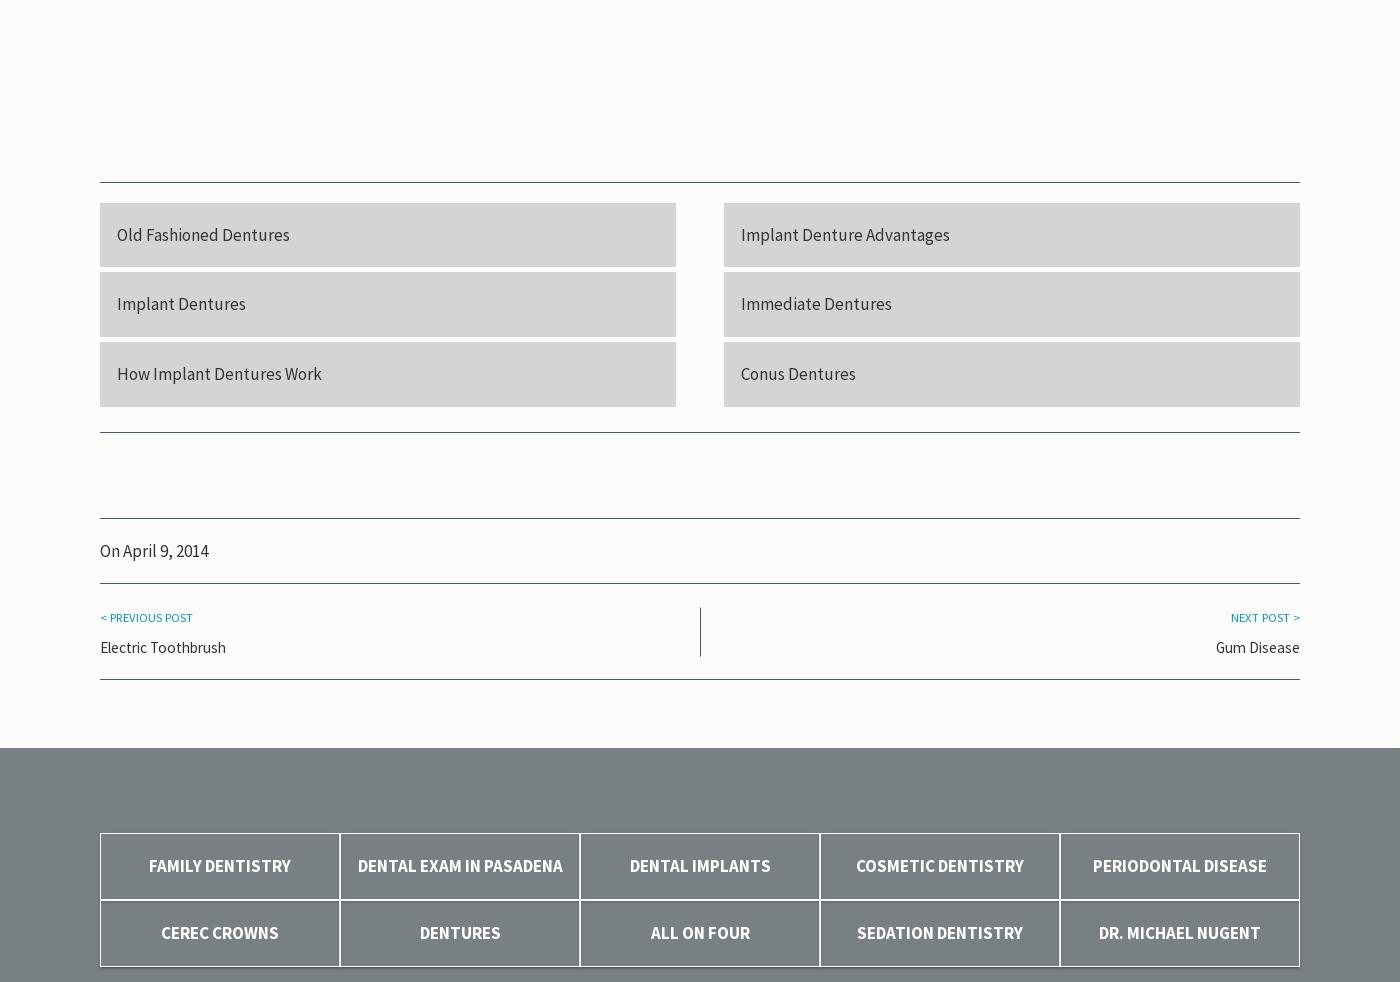 The image size is (1400, 982). I want to click on 'Next Post >', so click(1231, 615).